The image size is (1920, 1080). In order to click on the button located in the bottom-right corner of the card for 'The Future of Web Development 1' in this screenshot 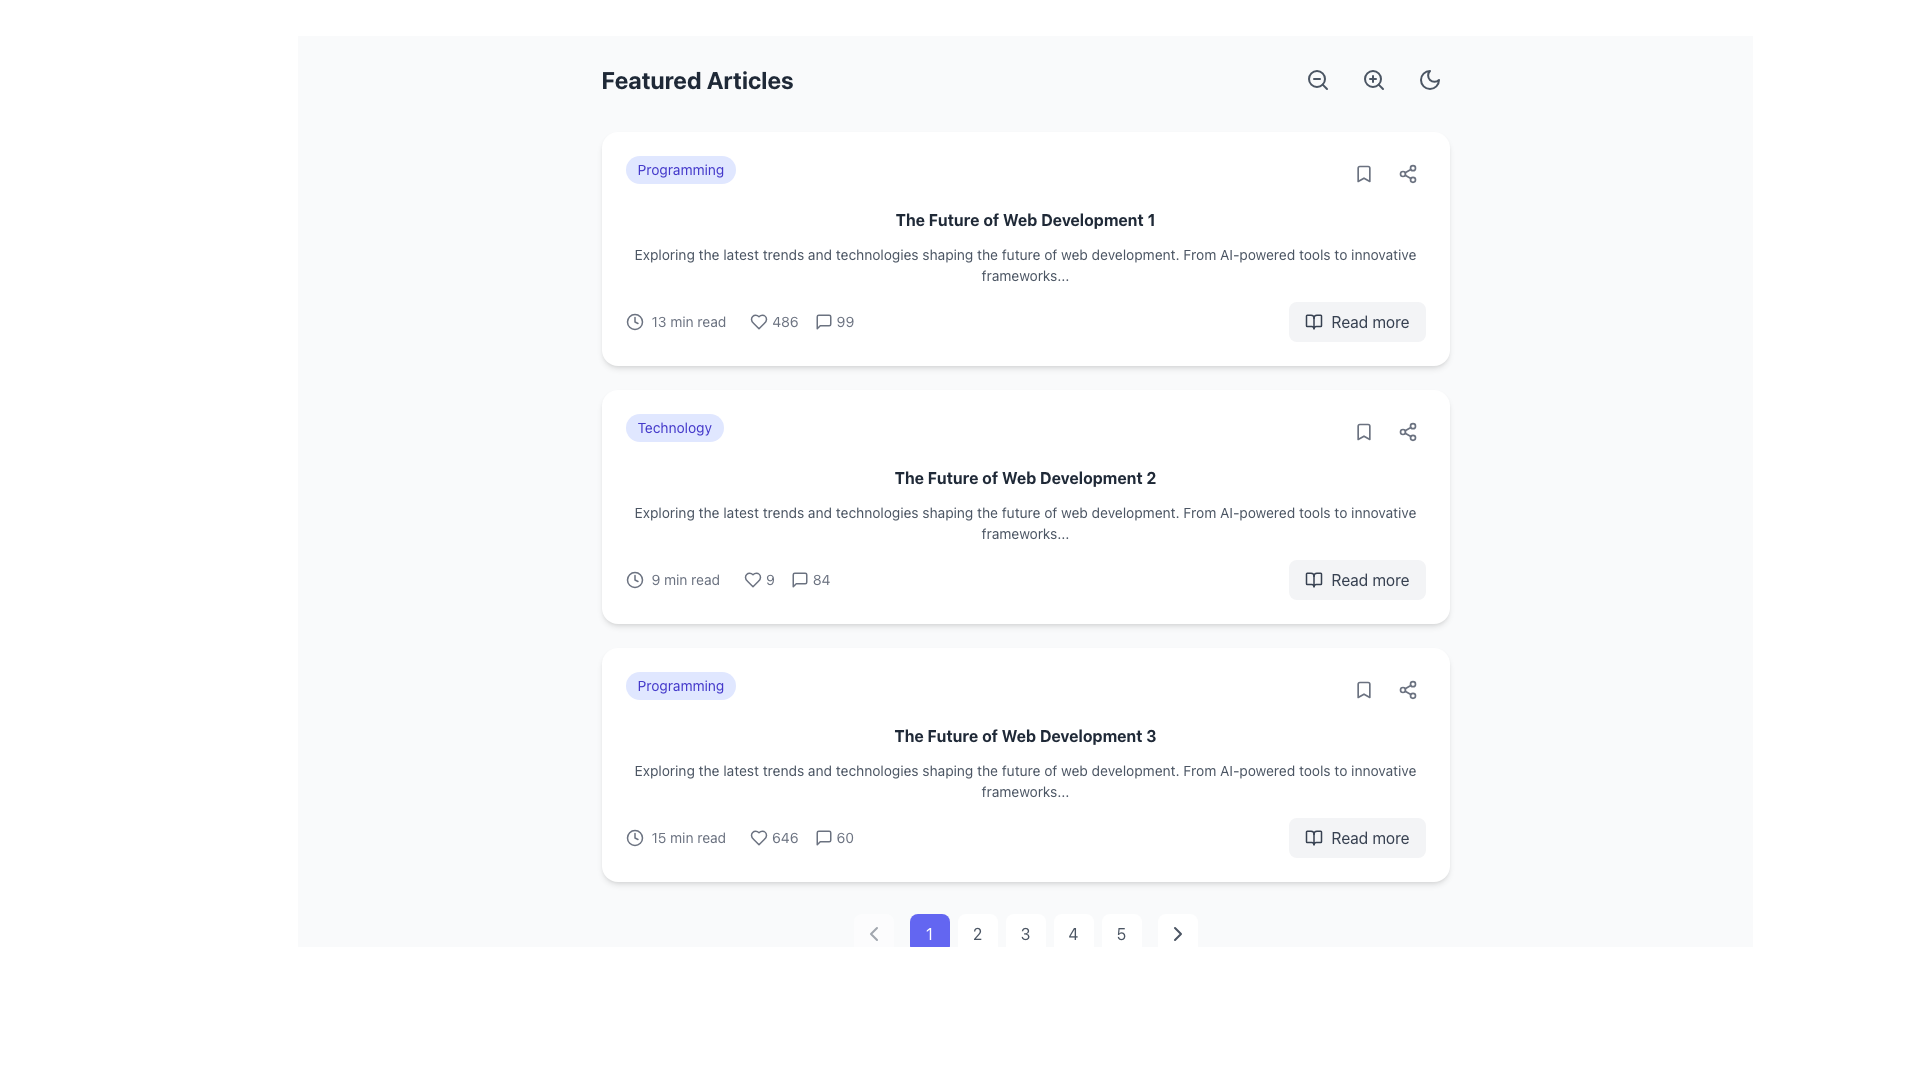, I will do `click(1357, 320)`.